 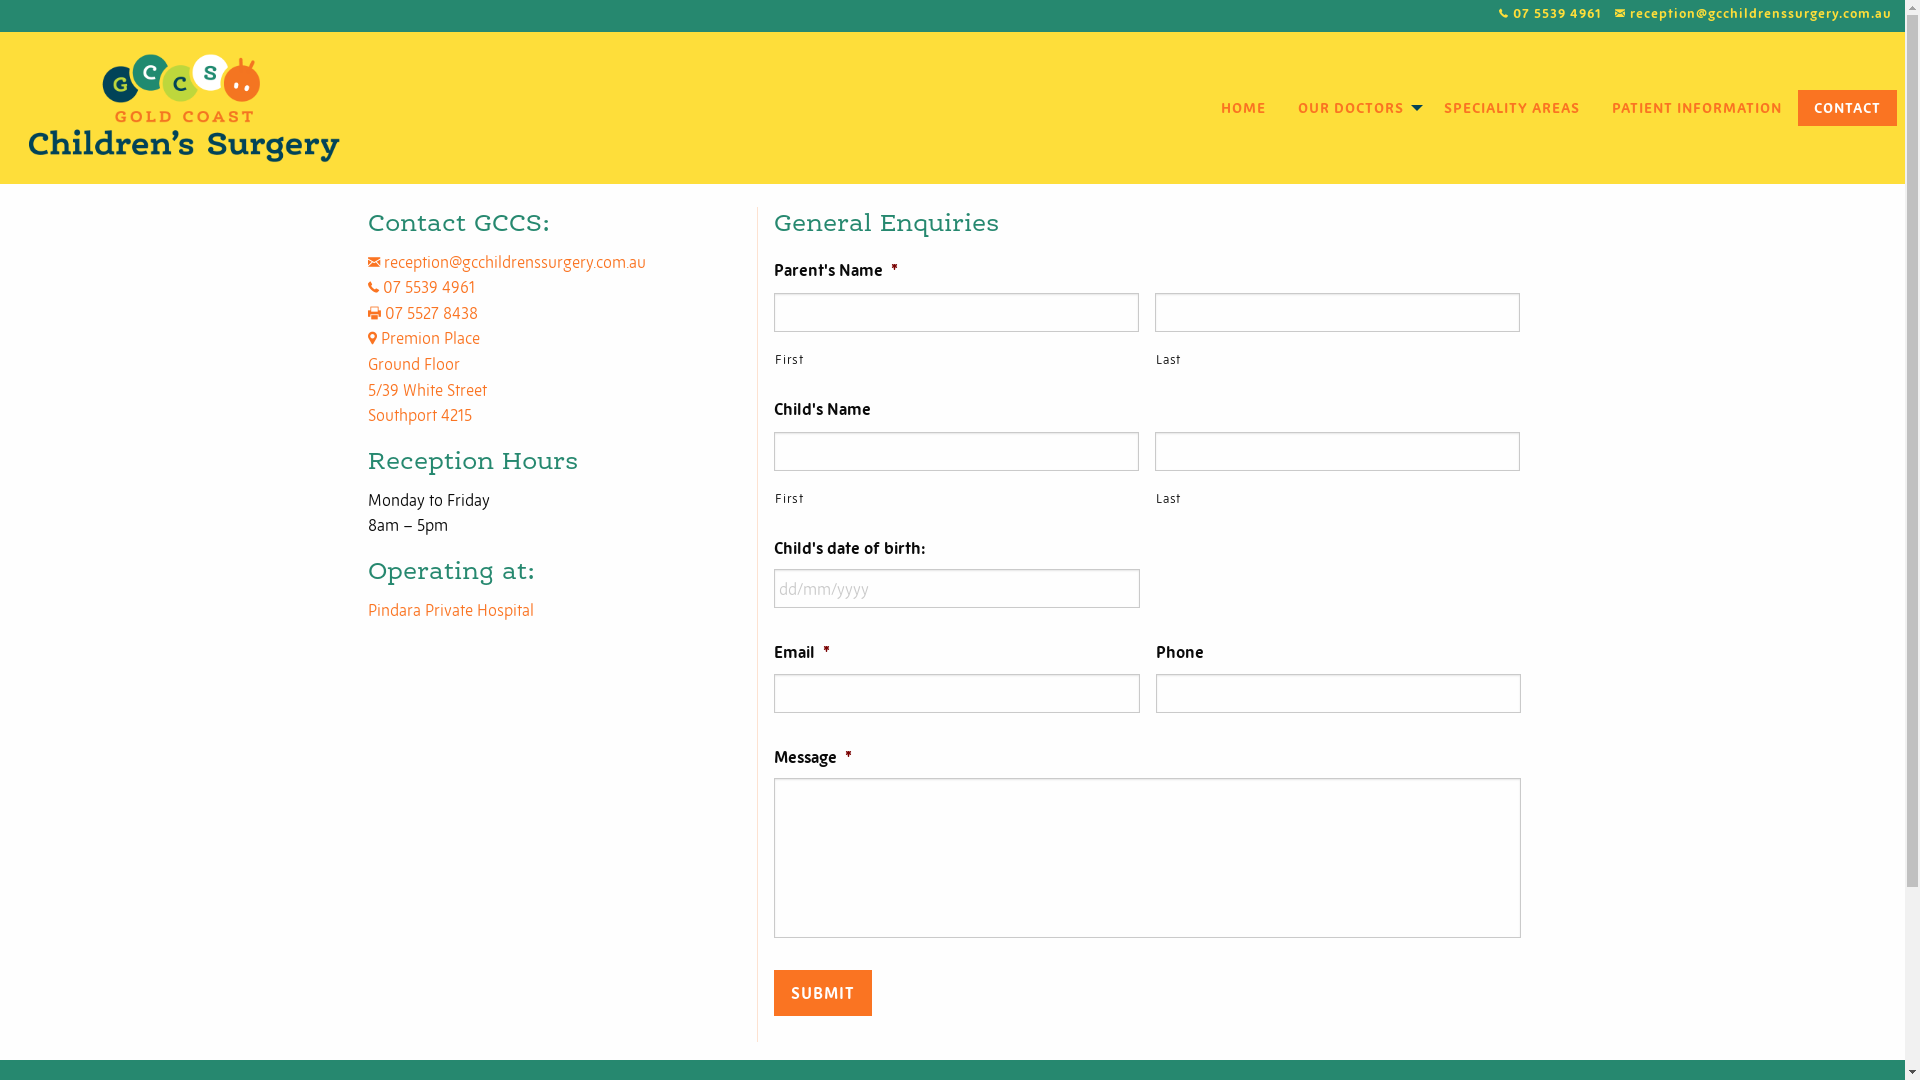 I want to click on 'HOME', so click(x=1242, y=108).